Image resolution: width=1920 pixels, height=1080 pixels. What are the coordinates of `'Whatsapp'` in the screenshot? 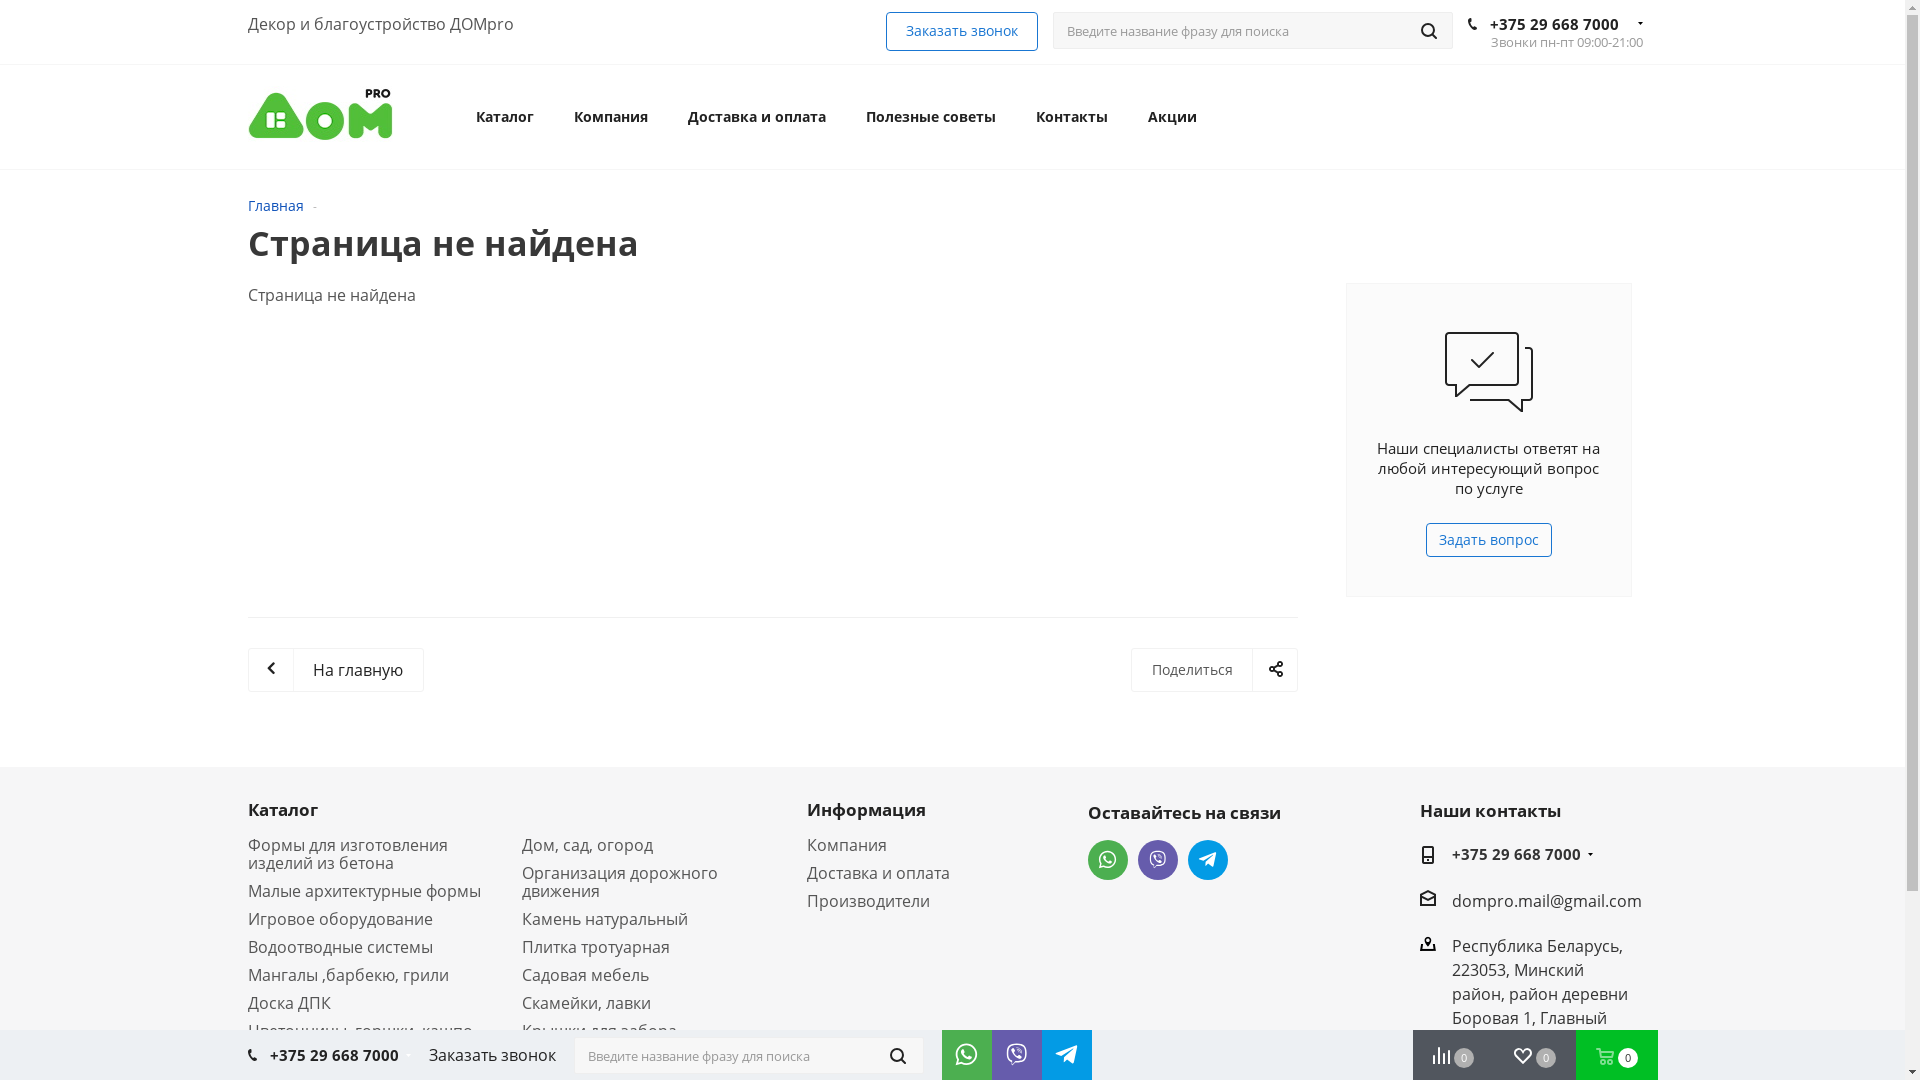 It's located at (940, 1048).